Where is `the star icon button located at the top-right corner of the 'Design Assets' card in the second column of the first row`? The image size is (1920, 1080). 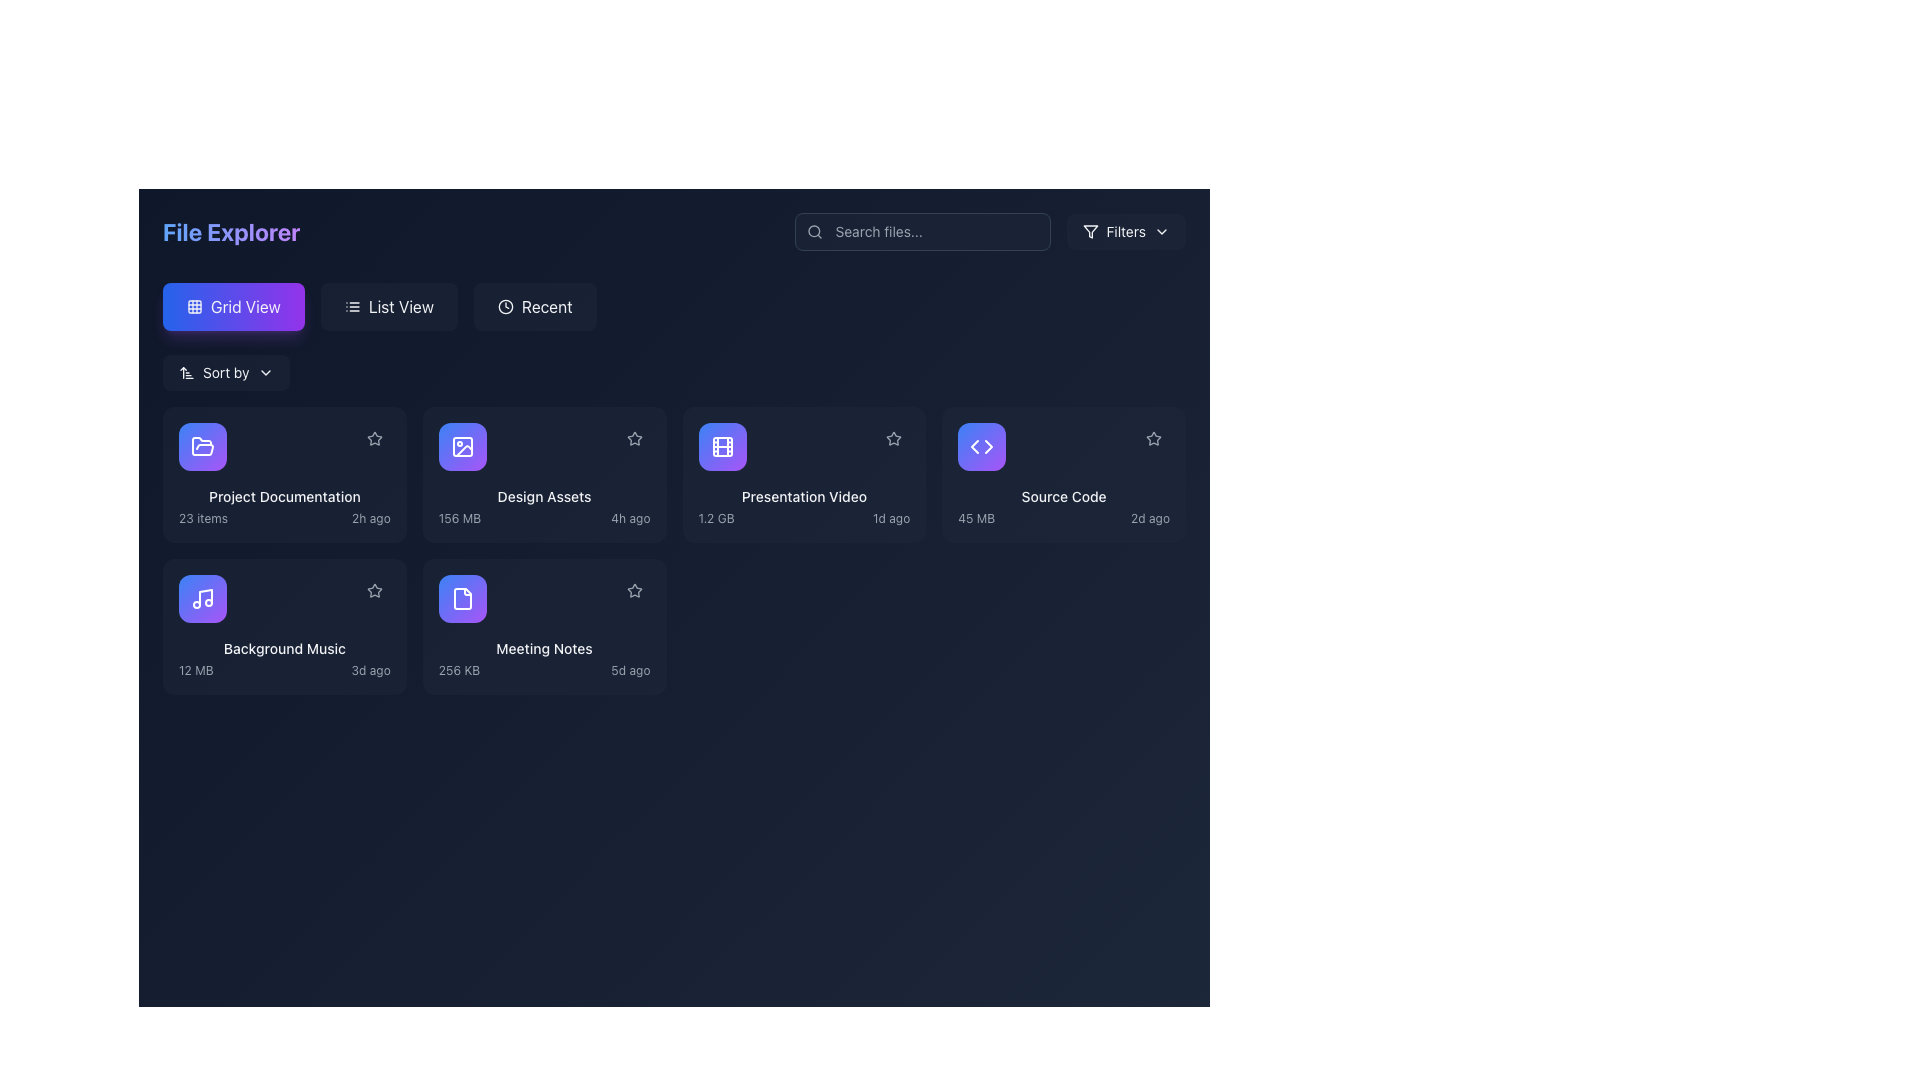 the star icon button located at the top-right corner of the 'Design Assets' card in the second column of the first row is located at coordinates (633, 437).